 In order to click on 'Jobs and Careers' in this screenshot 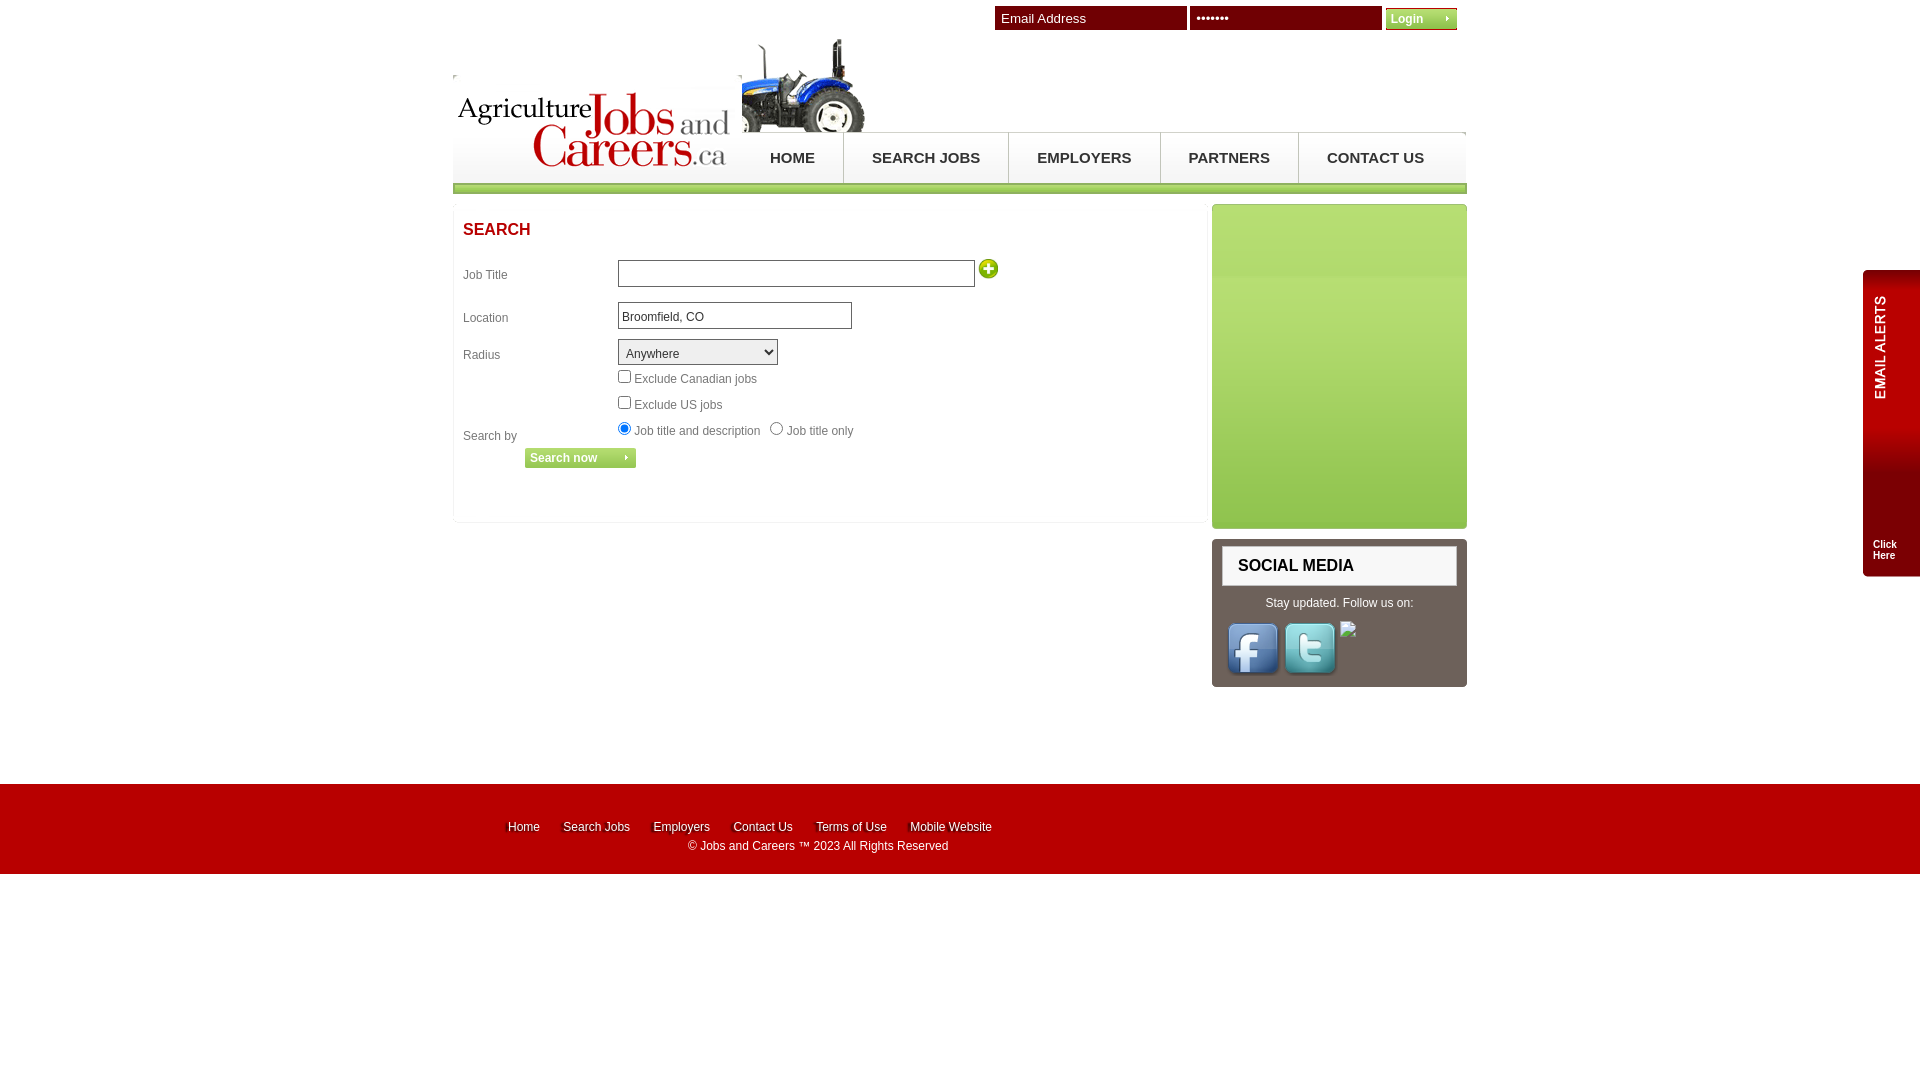, I will do `click(746, 845)`.